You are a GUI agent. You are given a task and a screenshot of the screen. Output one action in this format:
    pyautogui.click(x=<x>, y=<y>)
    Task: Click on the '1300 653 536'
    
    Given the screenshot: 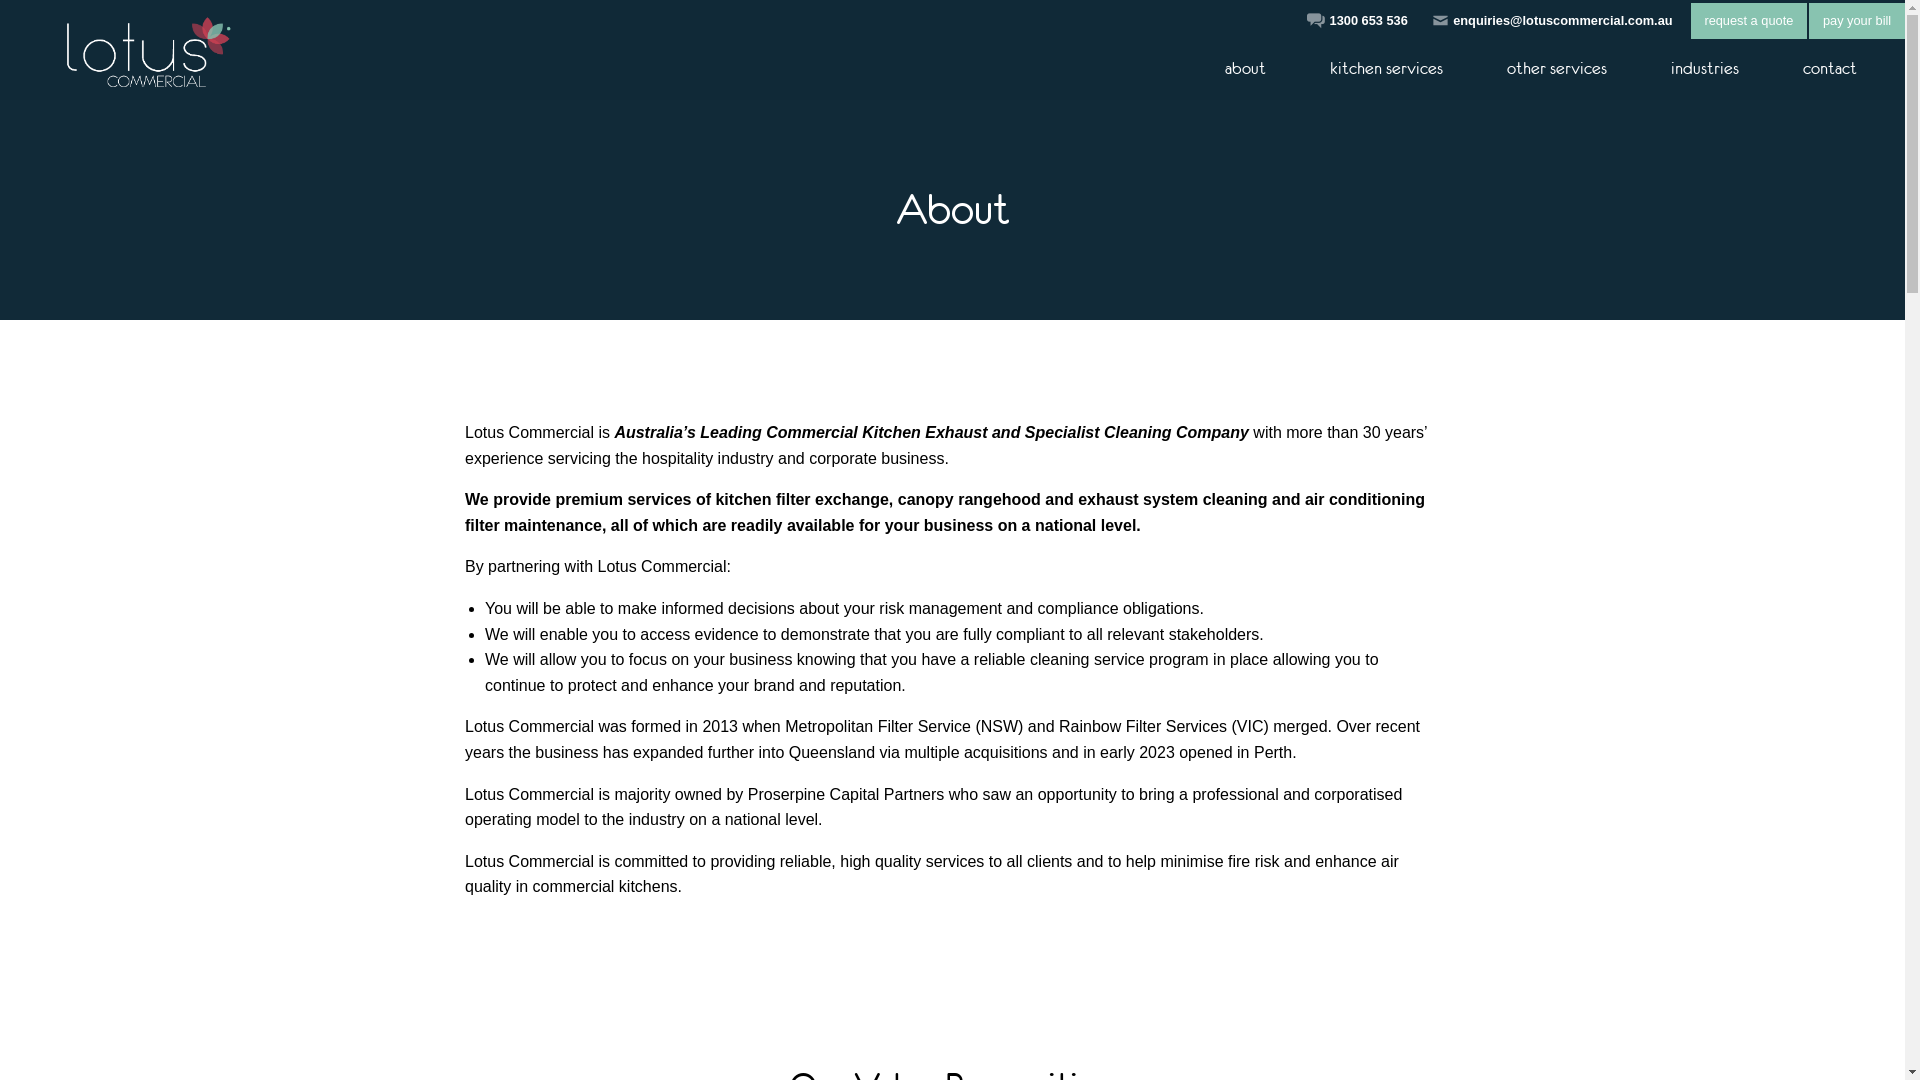 What is the action you would take?
    pyautogui.click(x=1329, y=20)
    